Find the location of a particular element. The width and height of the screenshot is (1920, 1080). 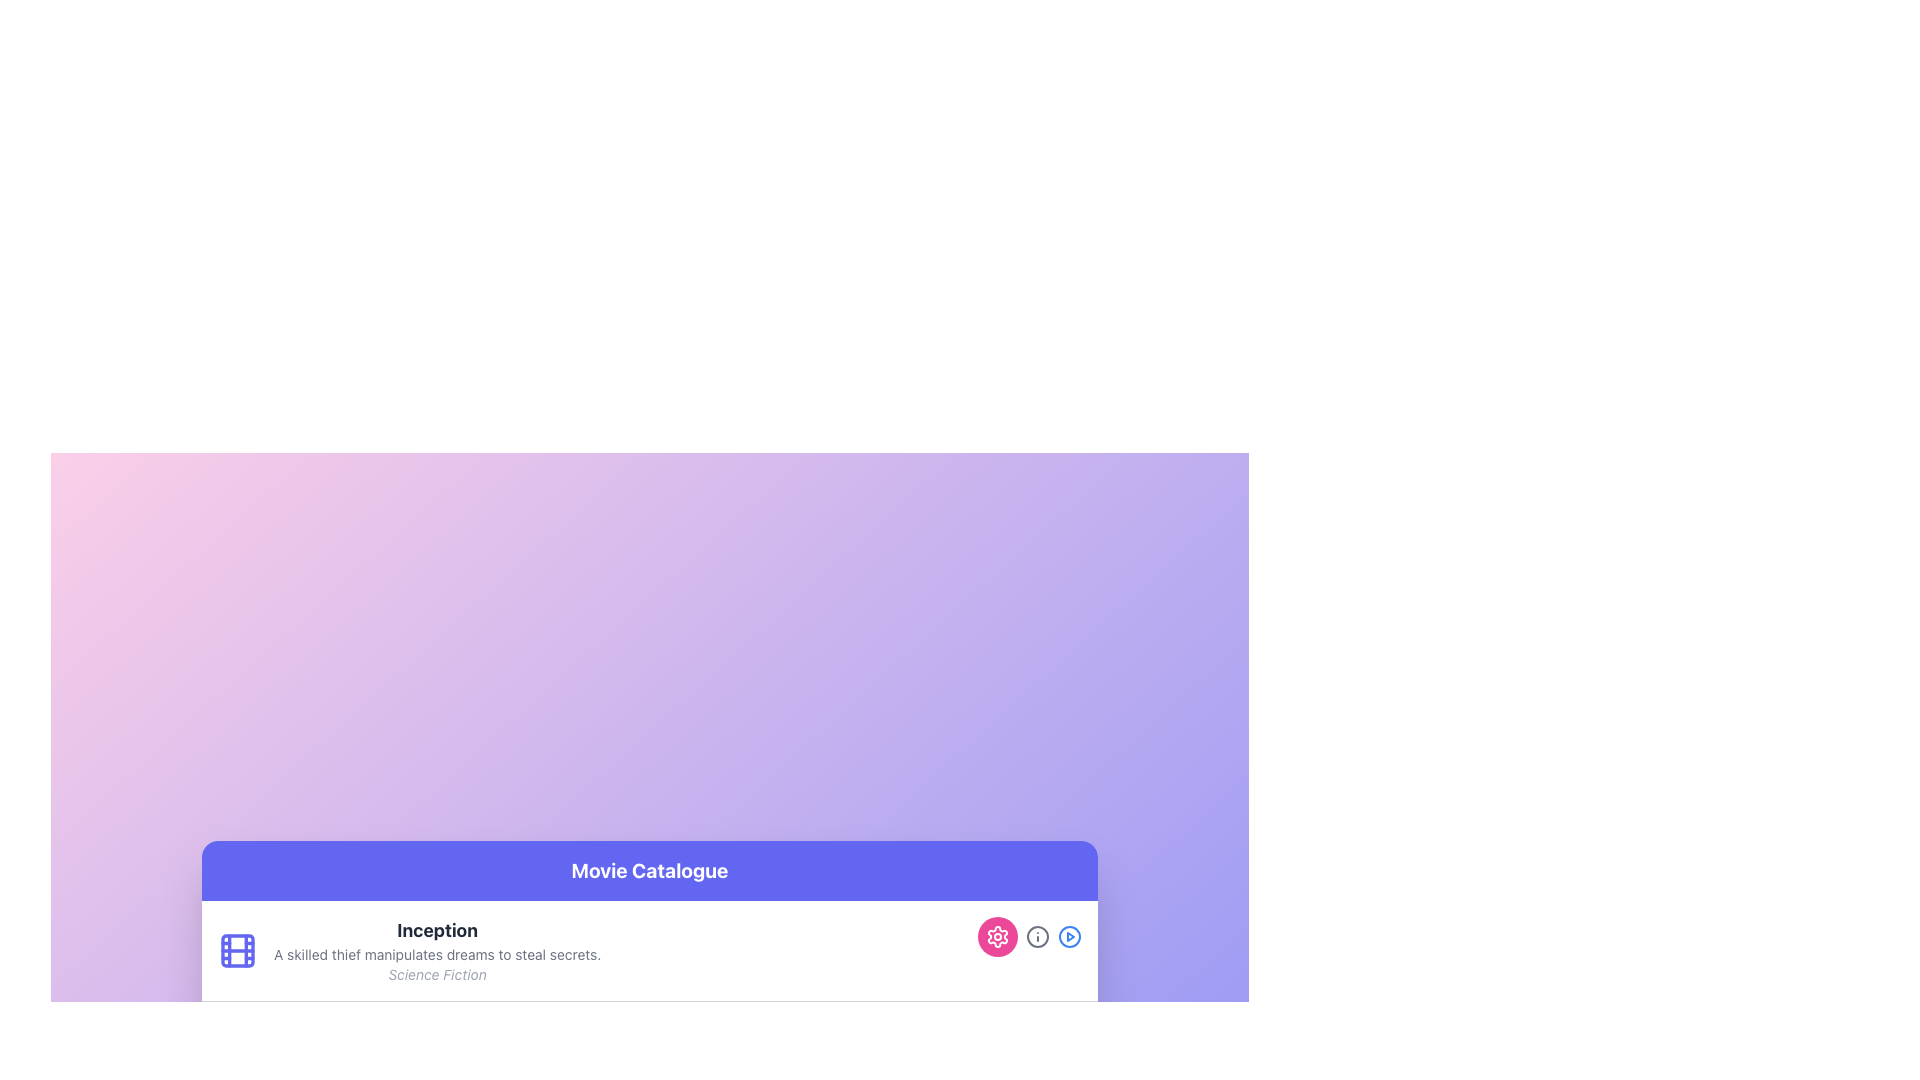

the movie icon representing 'Inception' is located at coordinates (238, 948).